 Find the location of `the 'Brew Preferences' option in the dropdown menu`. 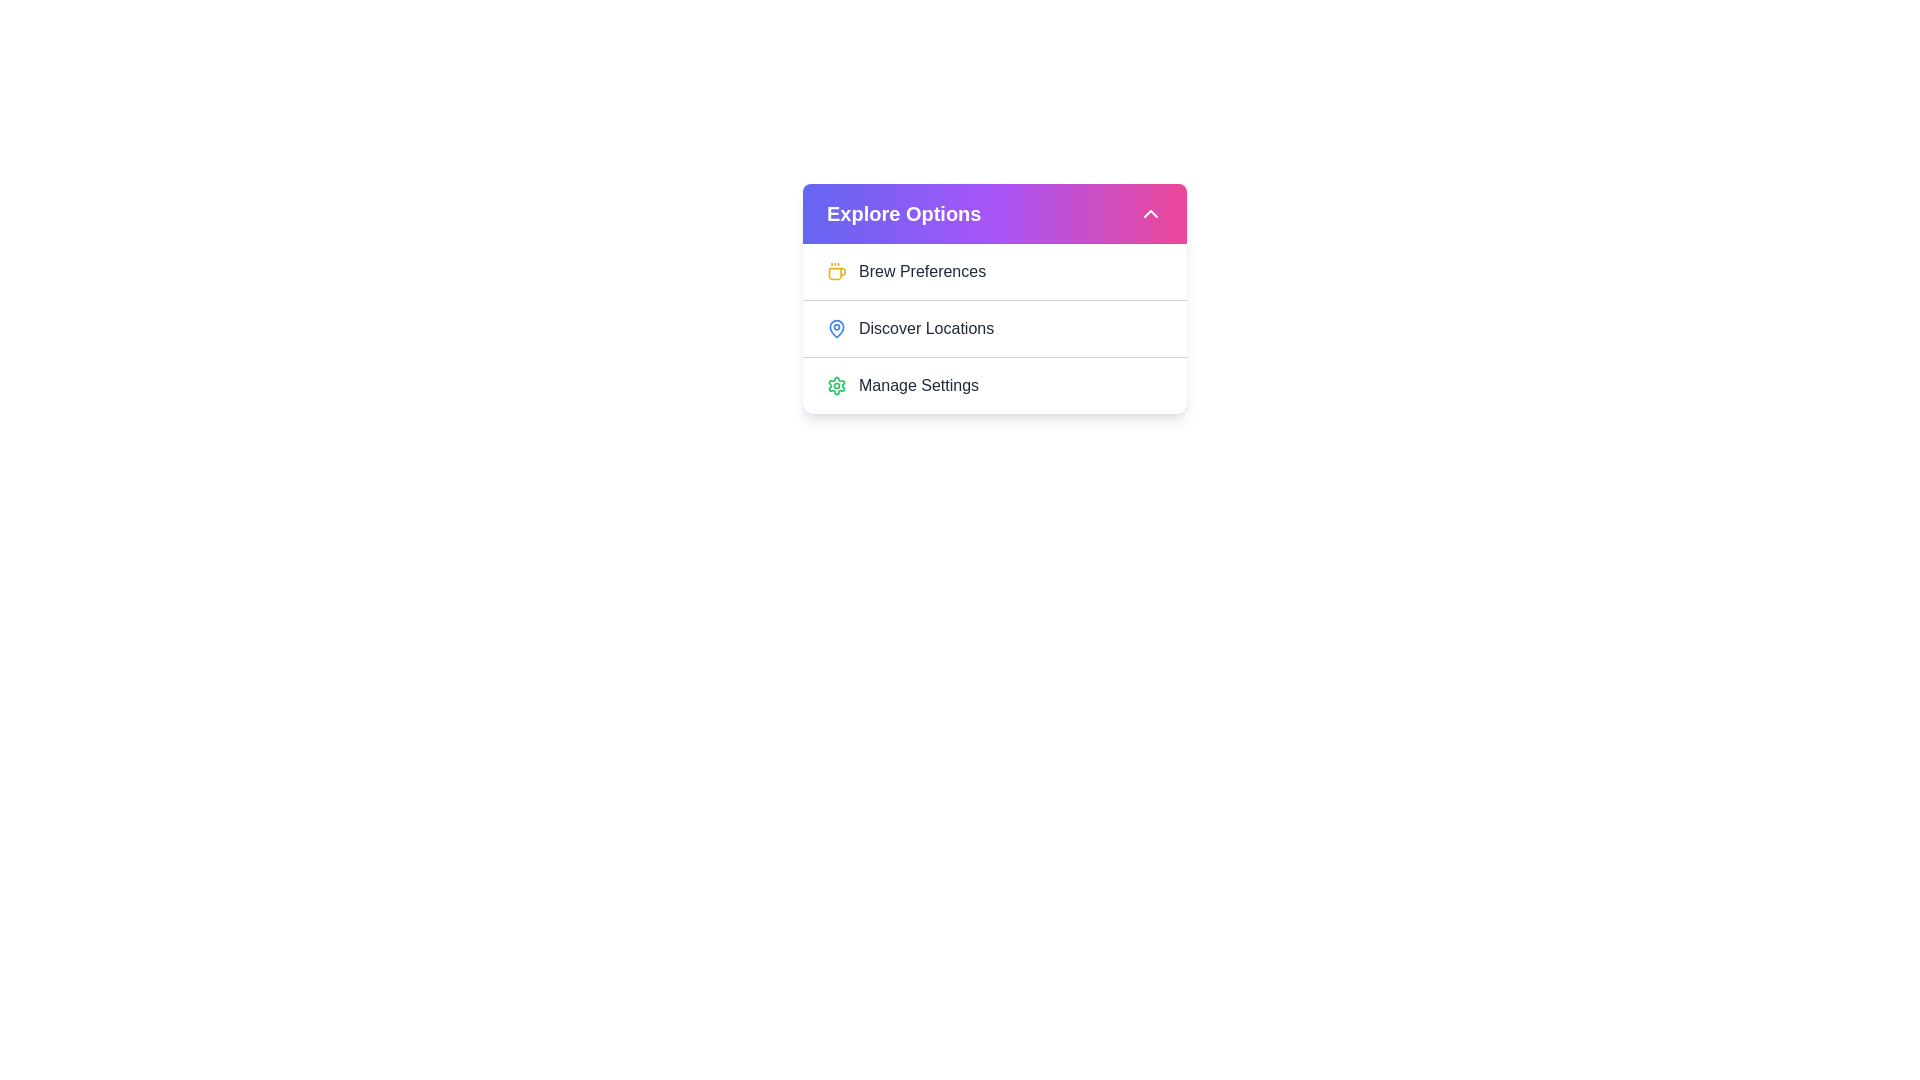

the 'Brew Preferences' option in the dropdown menu is located at coordinates (994, 272).